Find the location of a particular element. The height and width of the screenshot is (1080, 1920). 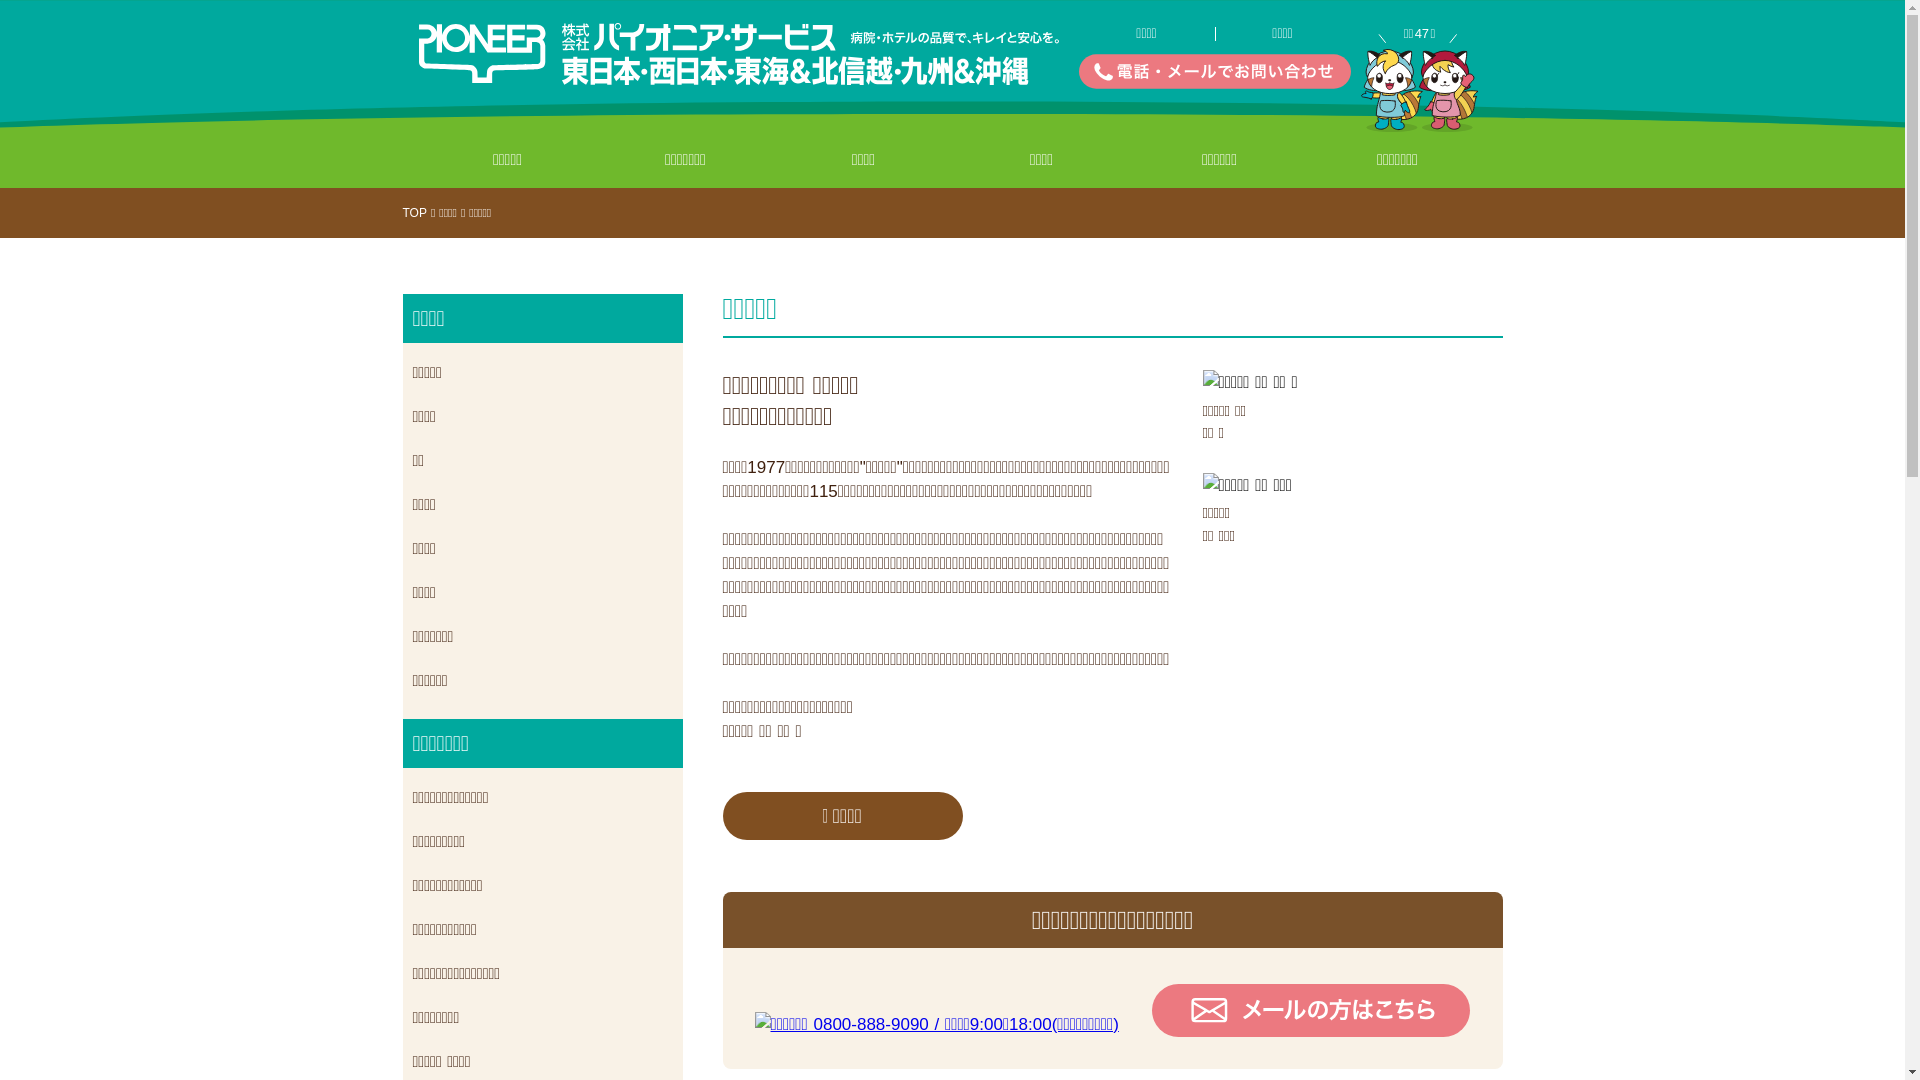

'TOP' is located at coordinates (412, 212).